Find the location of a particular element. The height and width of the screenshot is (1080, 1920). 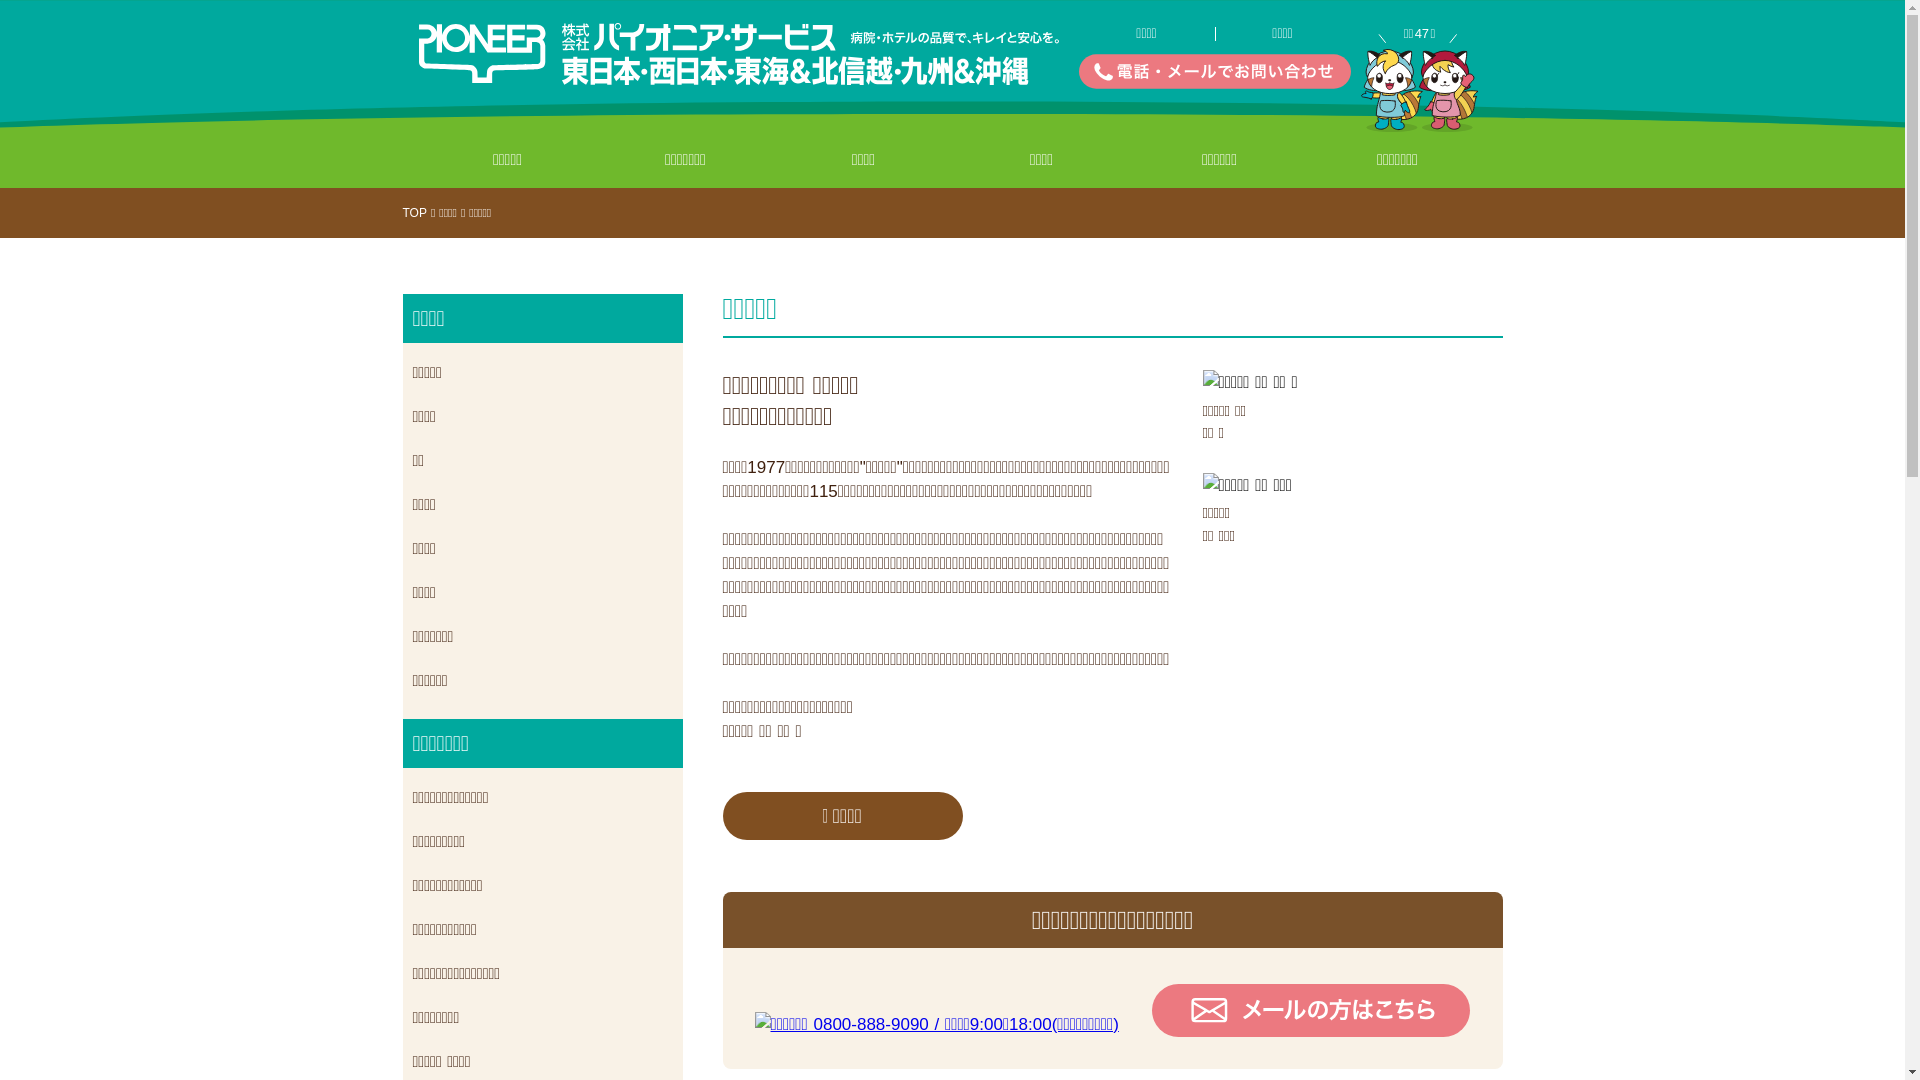

'TOP' is located at coordinates (412, 212).